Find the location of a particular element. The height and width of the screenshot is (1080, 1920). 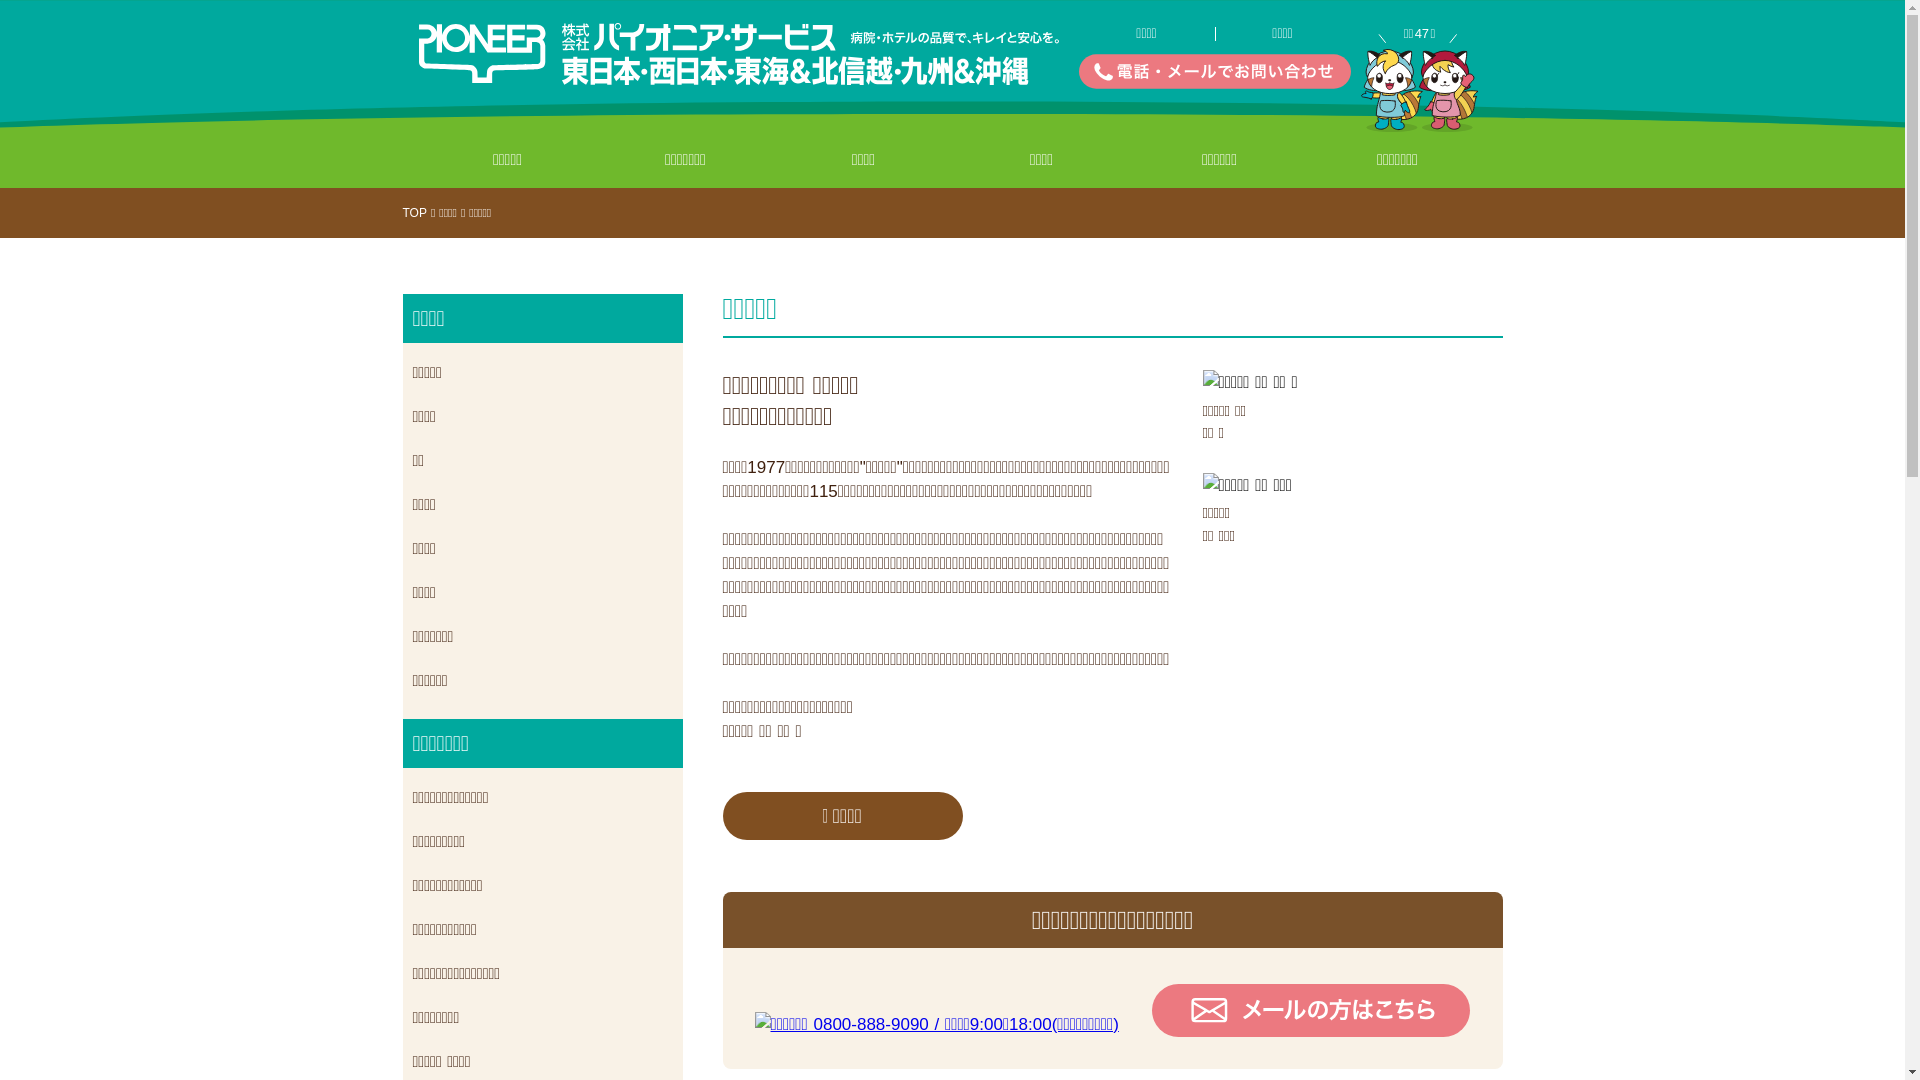

'TOP' is located at coordinates (412, 212).